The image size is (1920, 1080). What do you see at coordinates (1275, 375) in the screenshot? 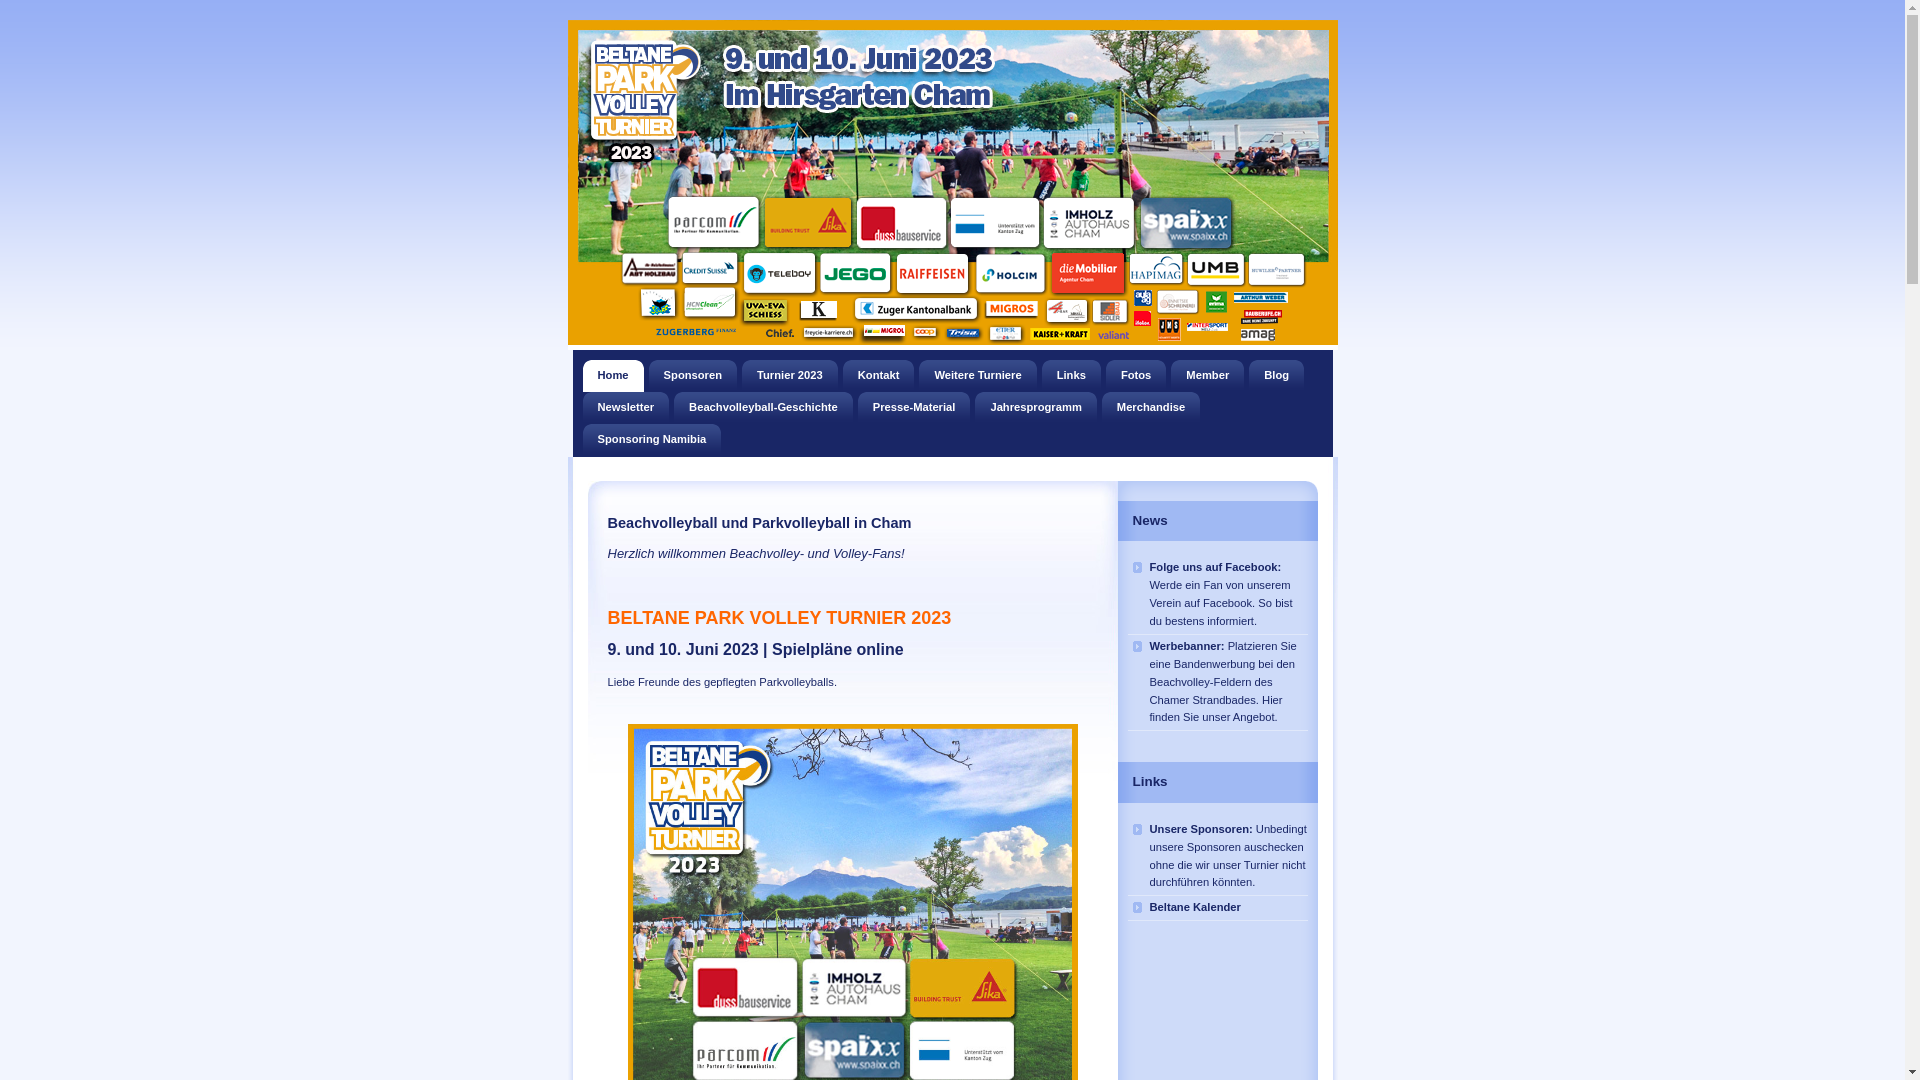
I see `'Blog` at bounding box center [1275, 375].